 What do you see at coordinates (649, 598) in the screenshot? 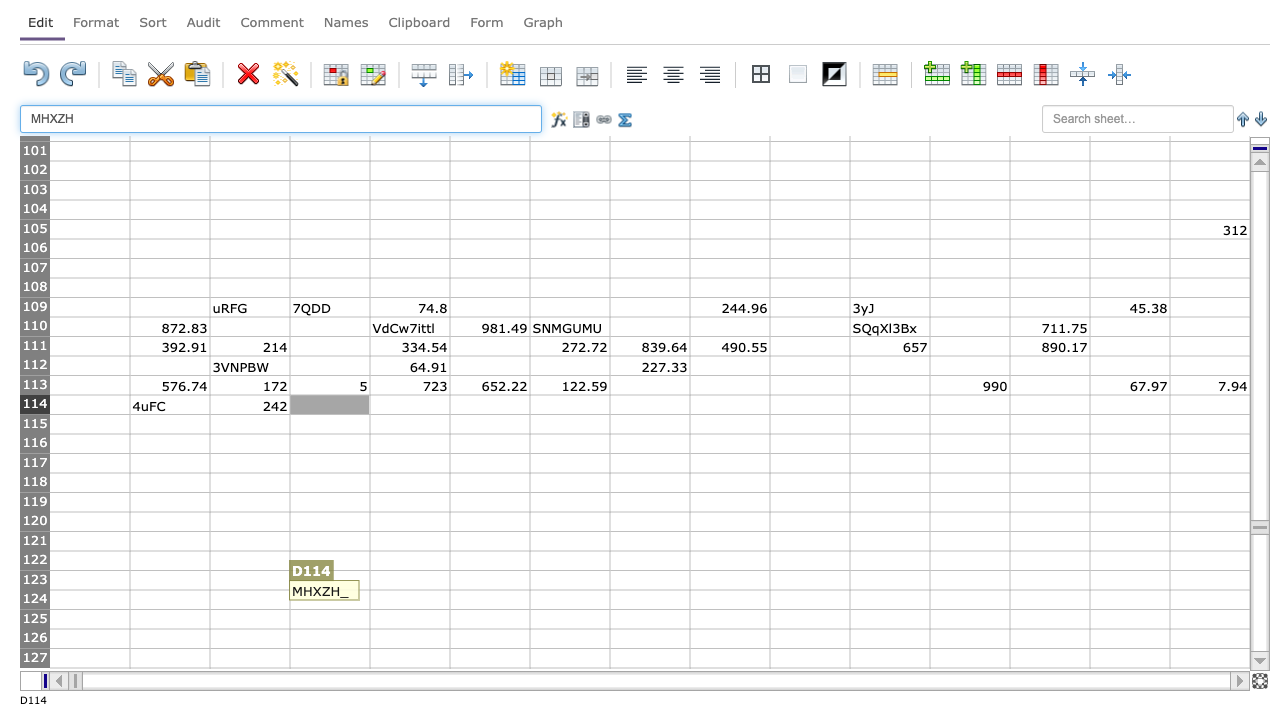
I see `Activate cell H124` at bounding box center [649, 598].